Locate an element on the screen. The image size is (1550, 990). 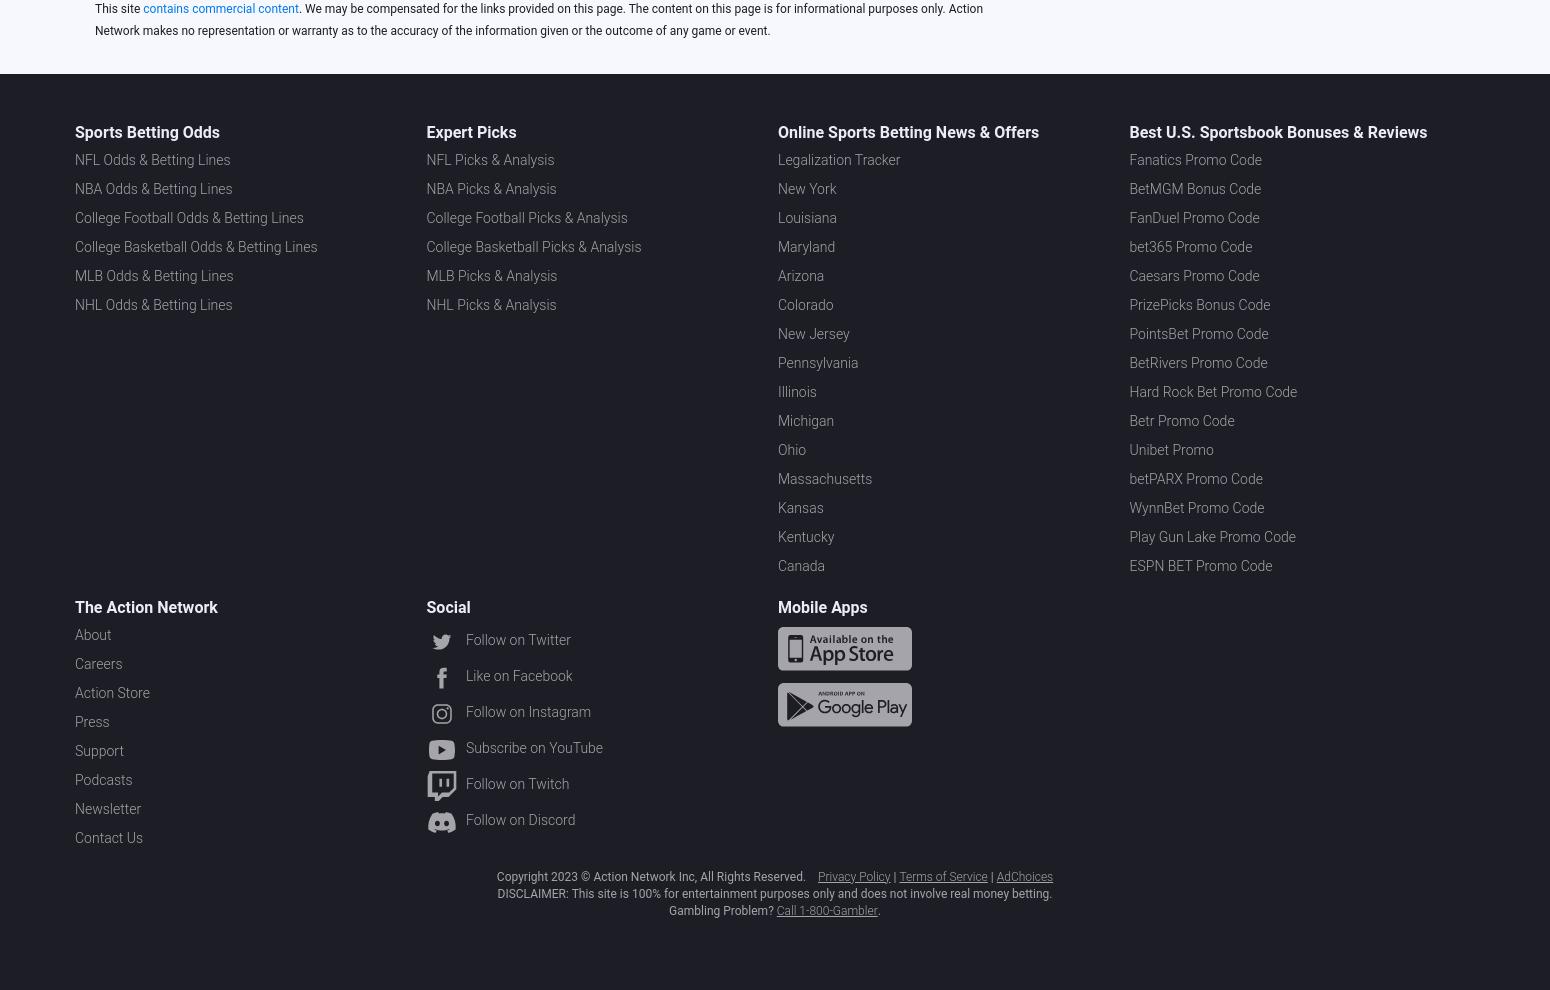
'MLB Odds & Betting Lines' is located at coordinates (154, 275).